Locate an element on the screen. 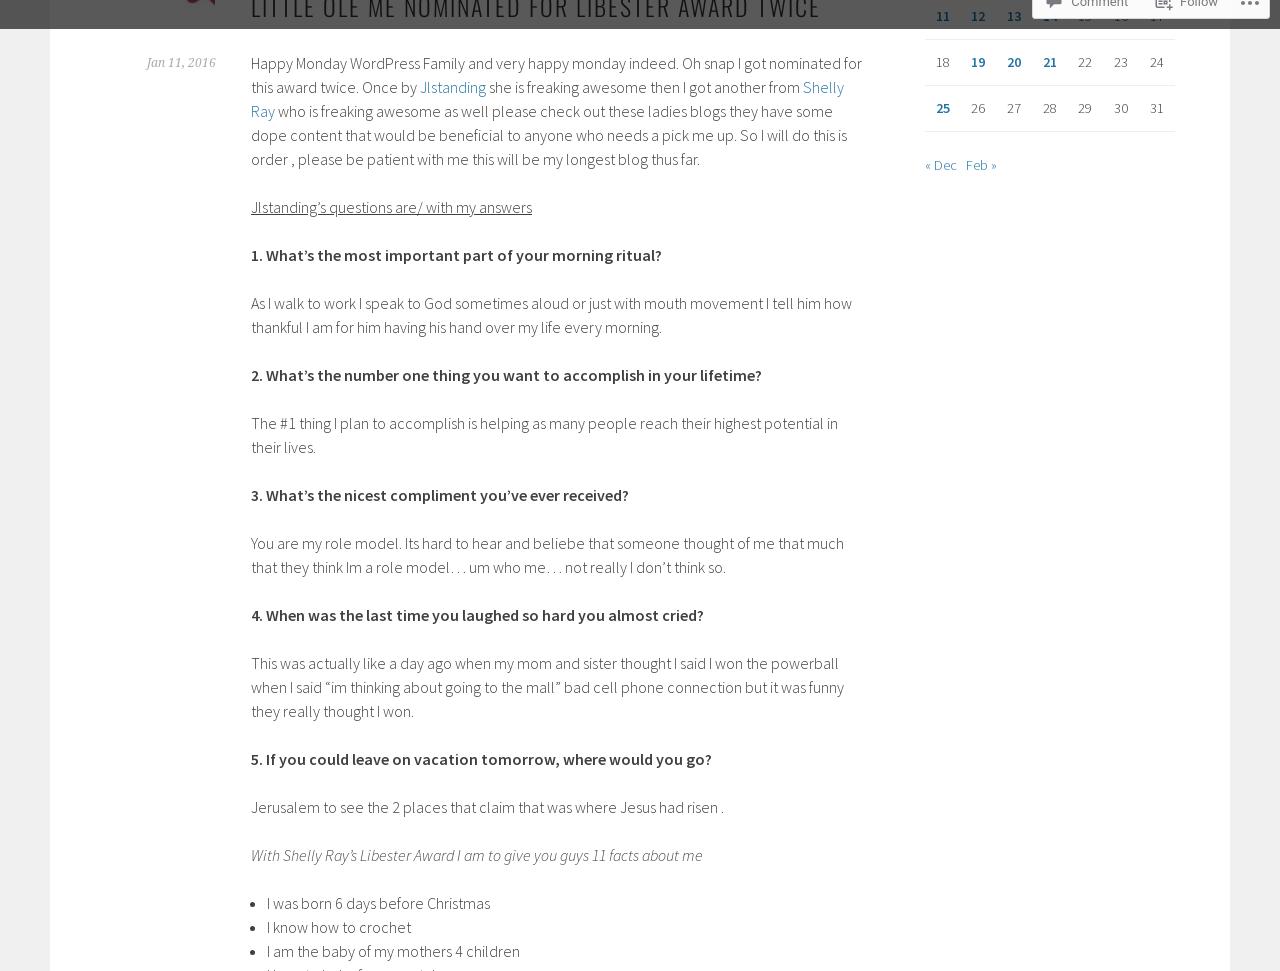 The width and height of the screenshot is (1280, 971). 'she is freaking awesome then I got another from' is located at coordinates (644, 85).